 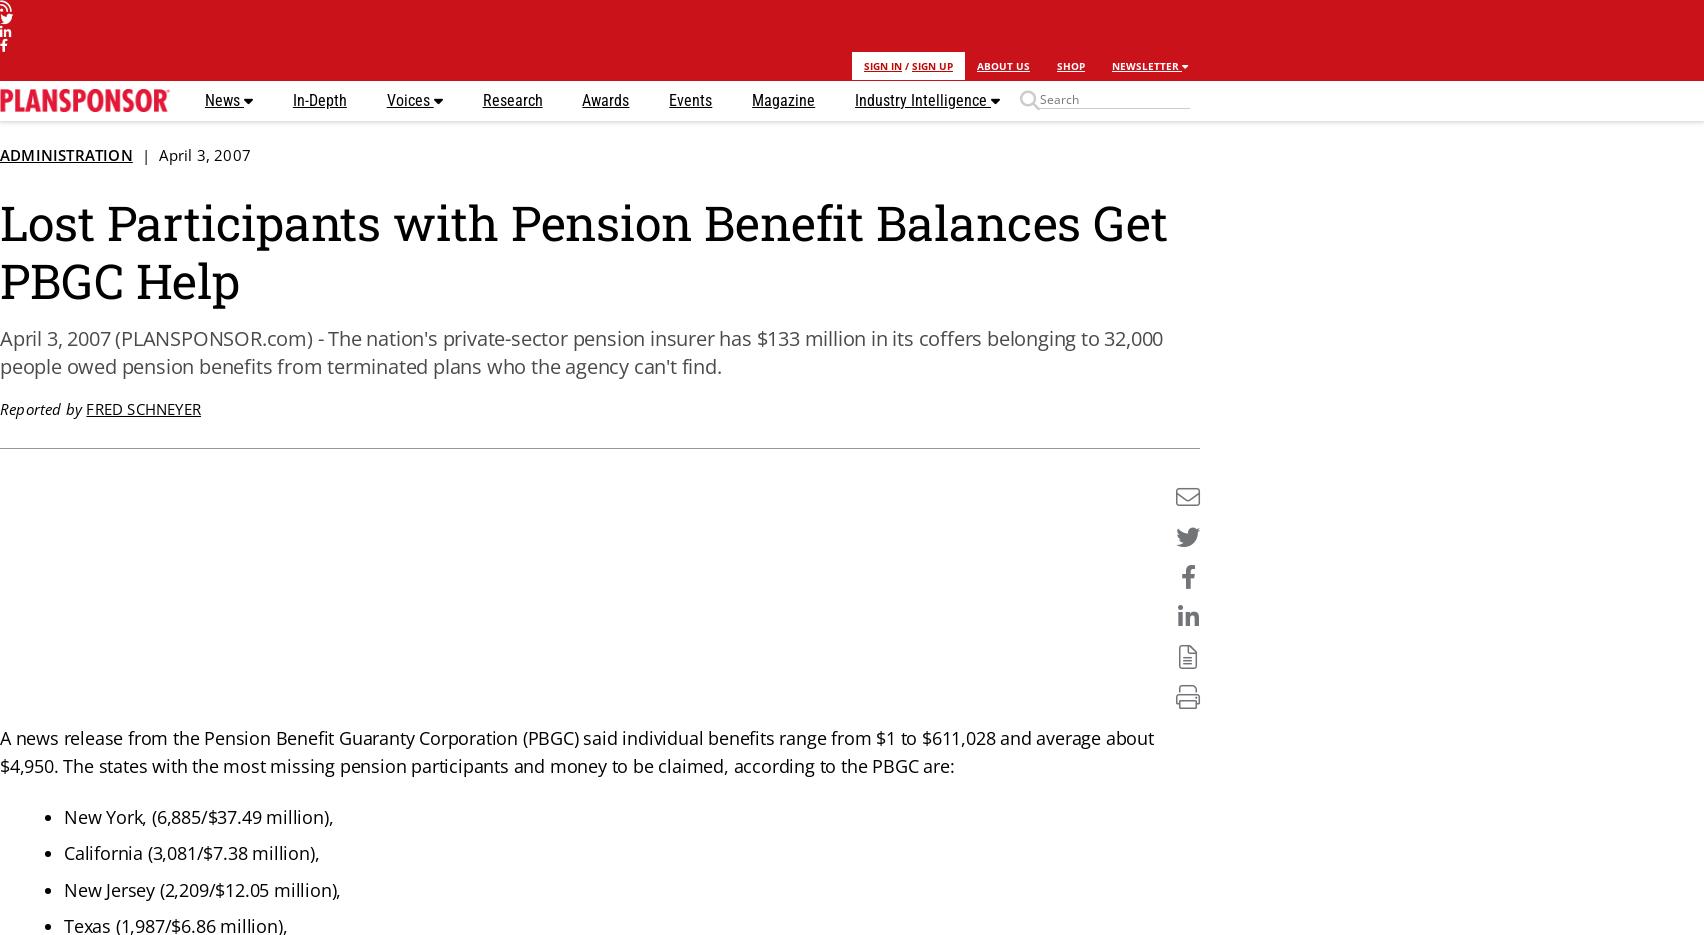 I want to click on 'Research', so click(x=512, y=99).